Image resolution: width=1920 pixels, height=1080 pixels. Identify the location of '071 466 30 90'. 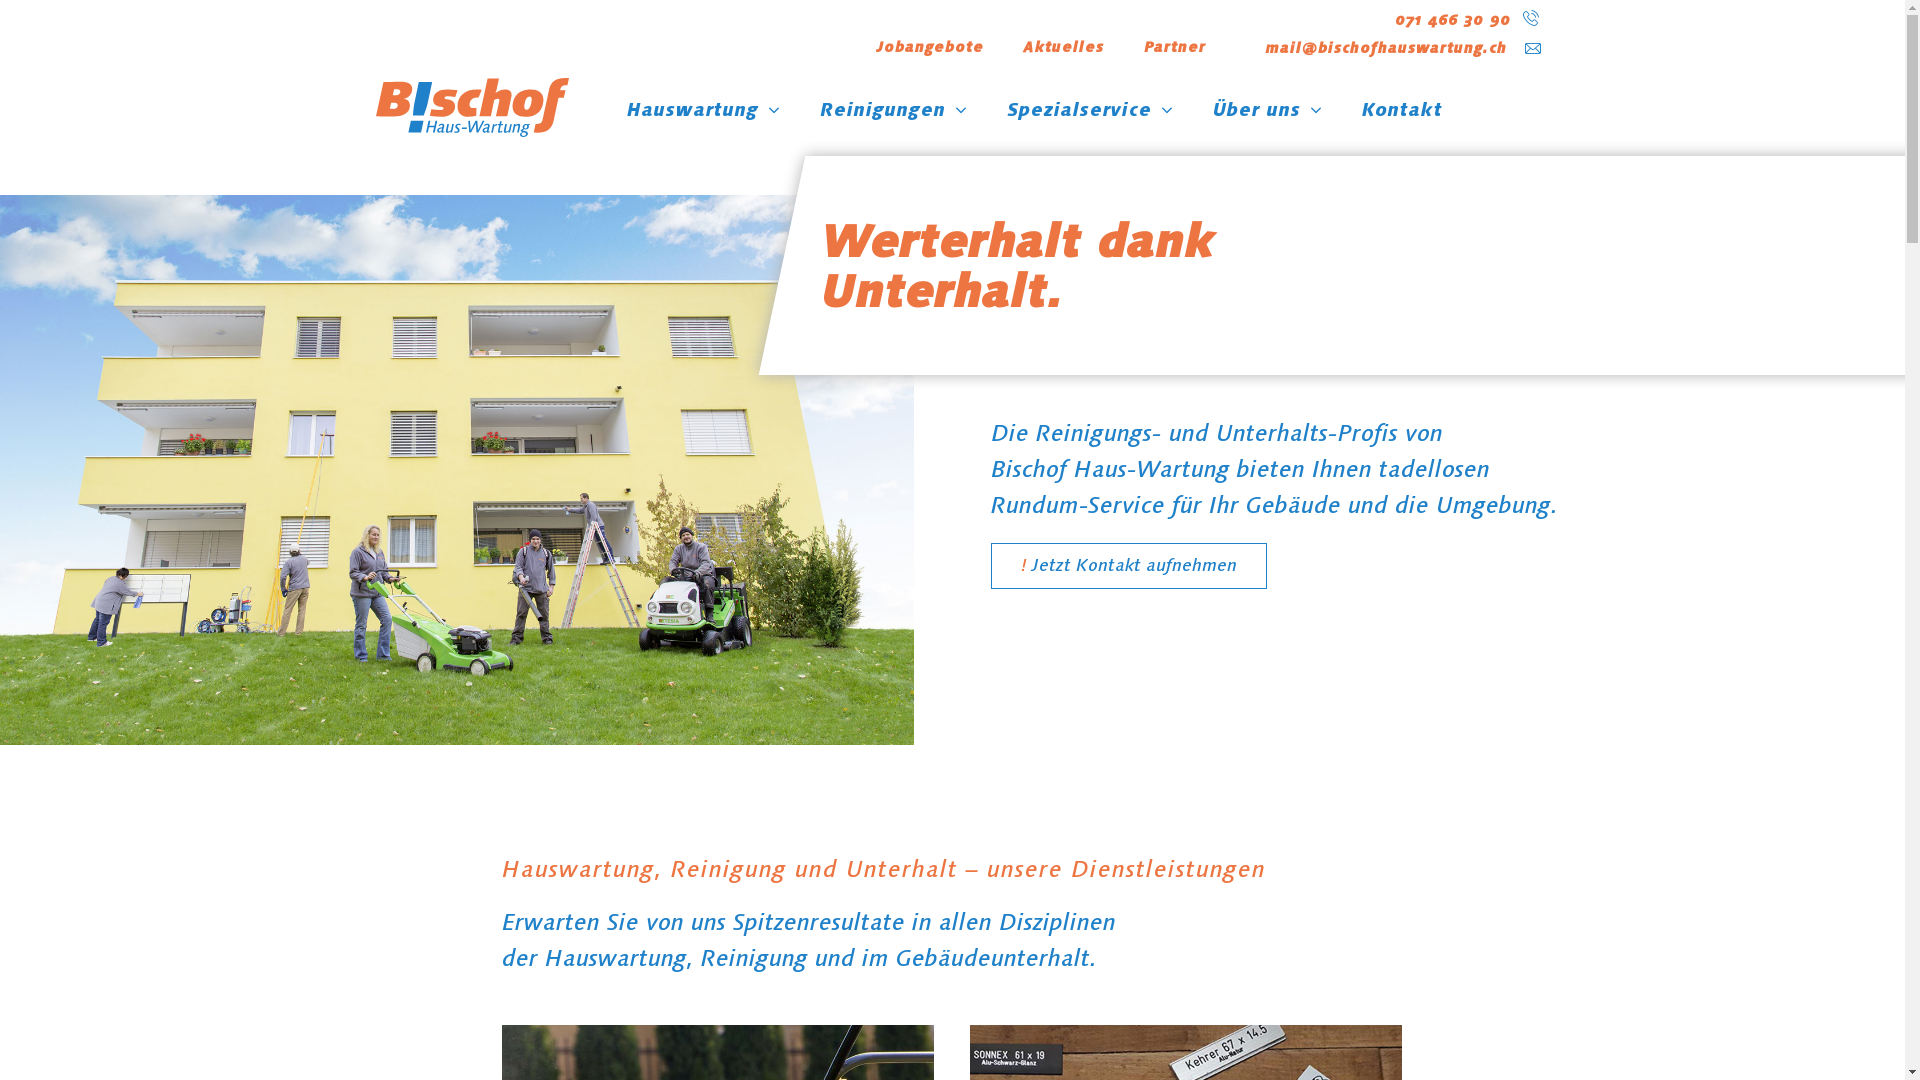
(1453, 19).